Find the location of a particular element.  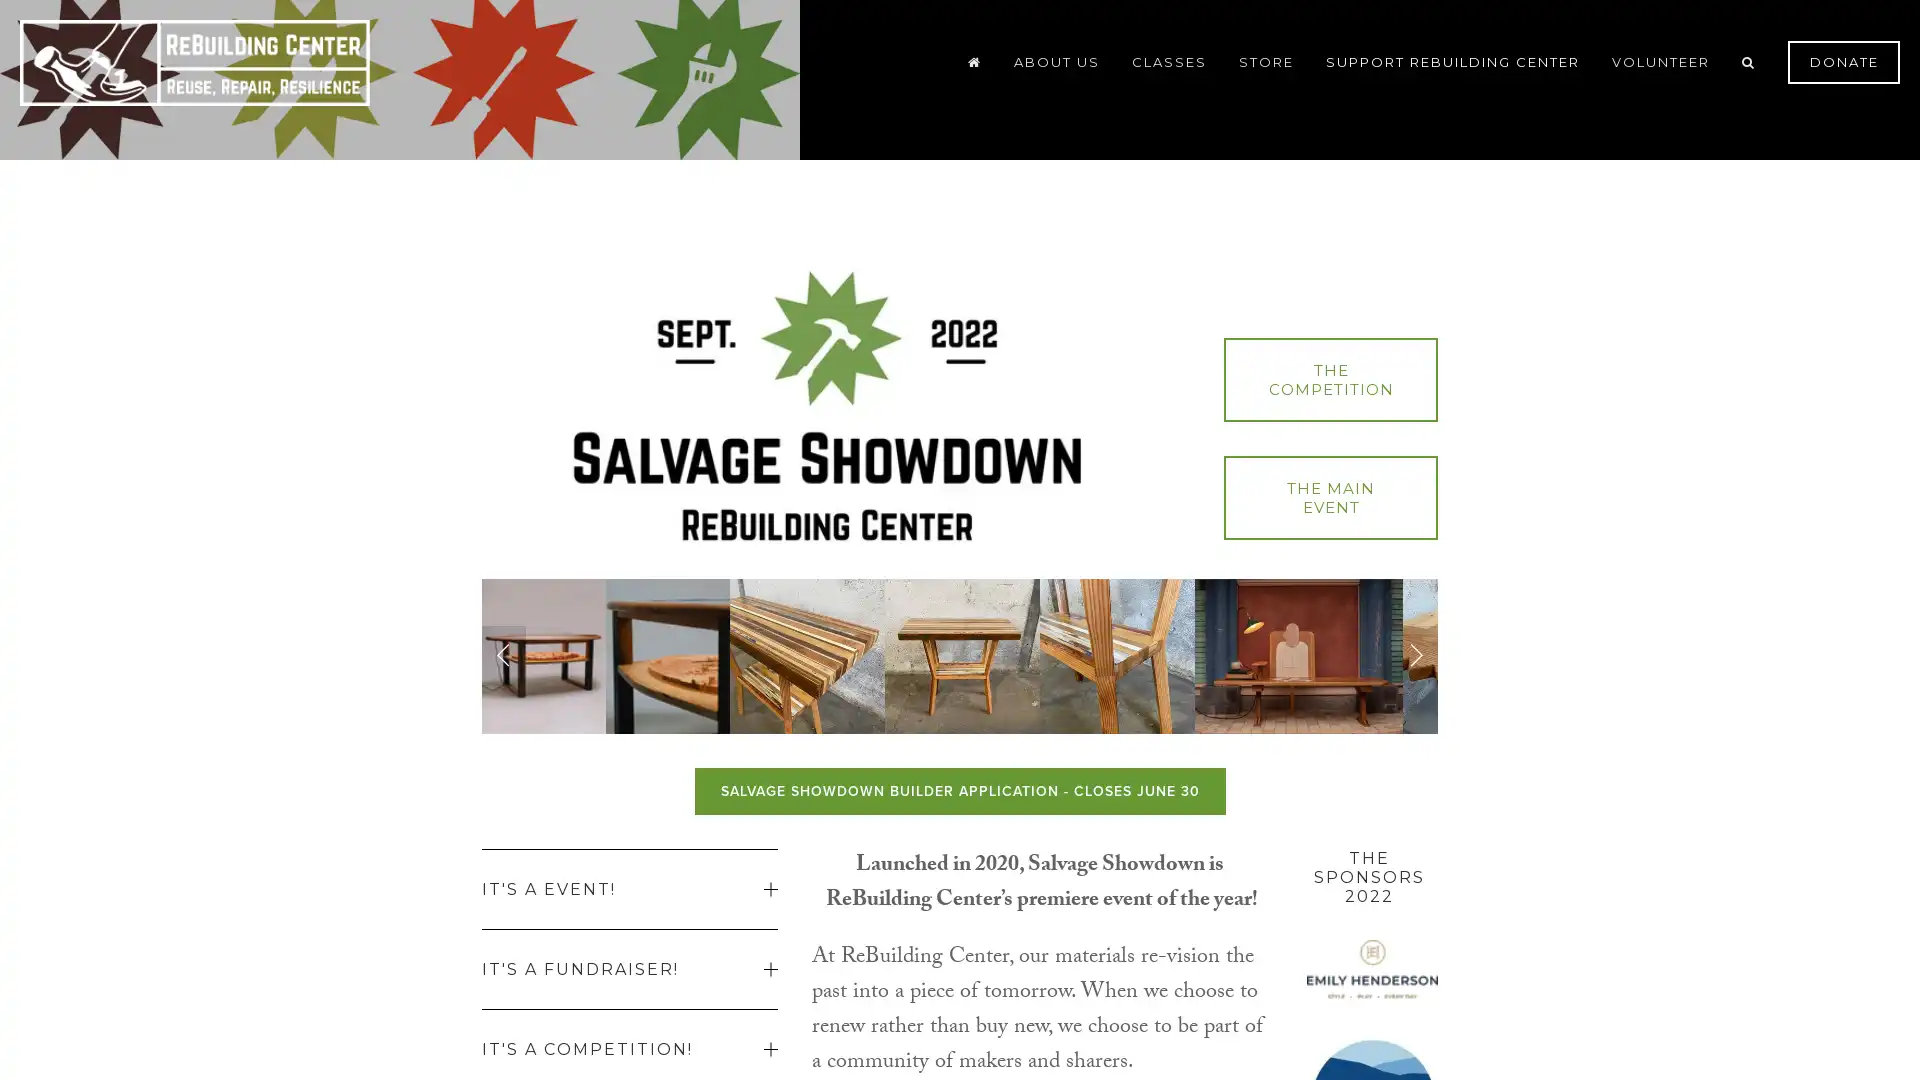

Next Slide is located at coordinates (1415, 655).